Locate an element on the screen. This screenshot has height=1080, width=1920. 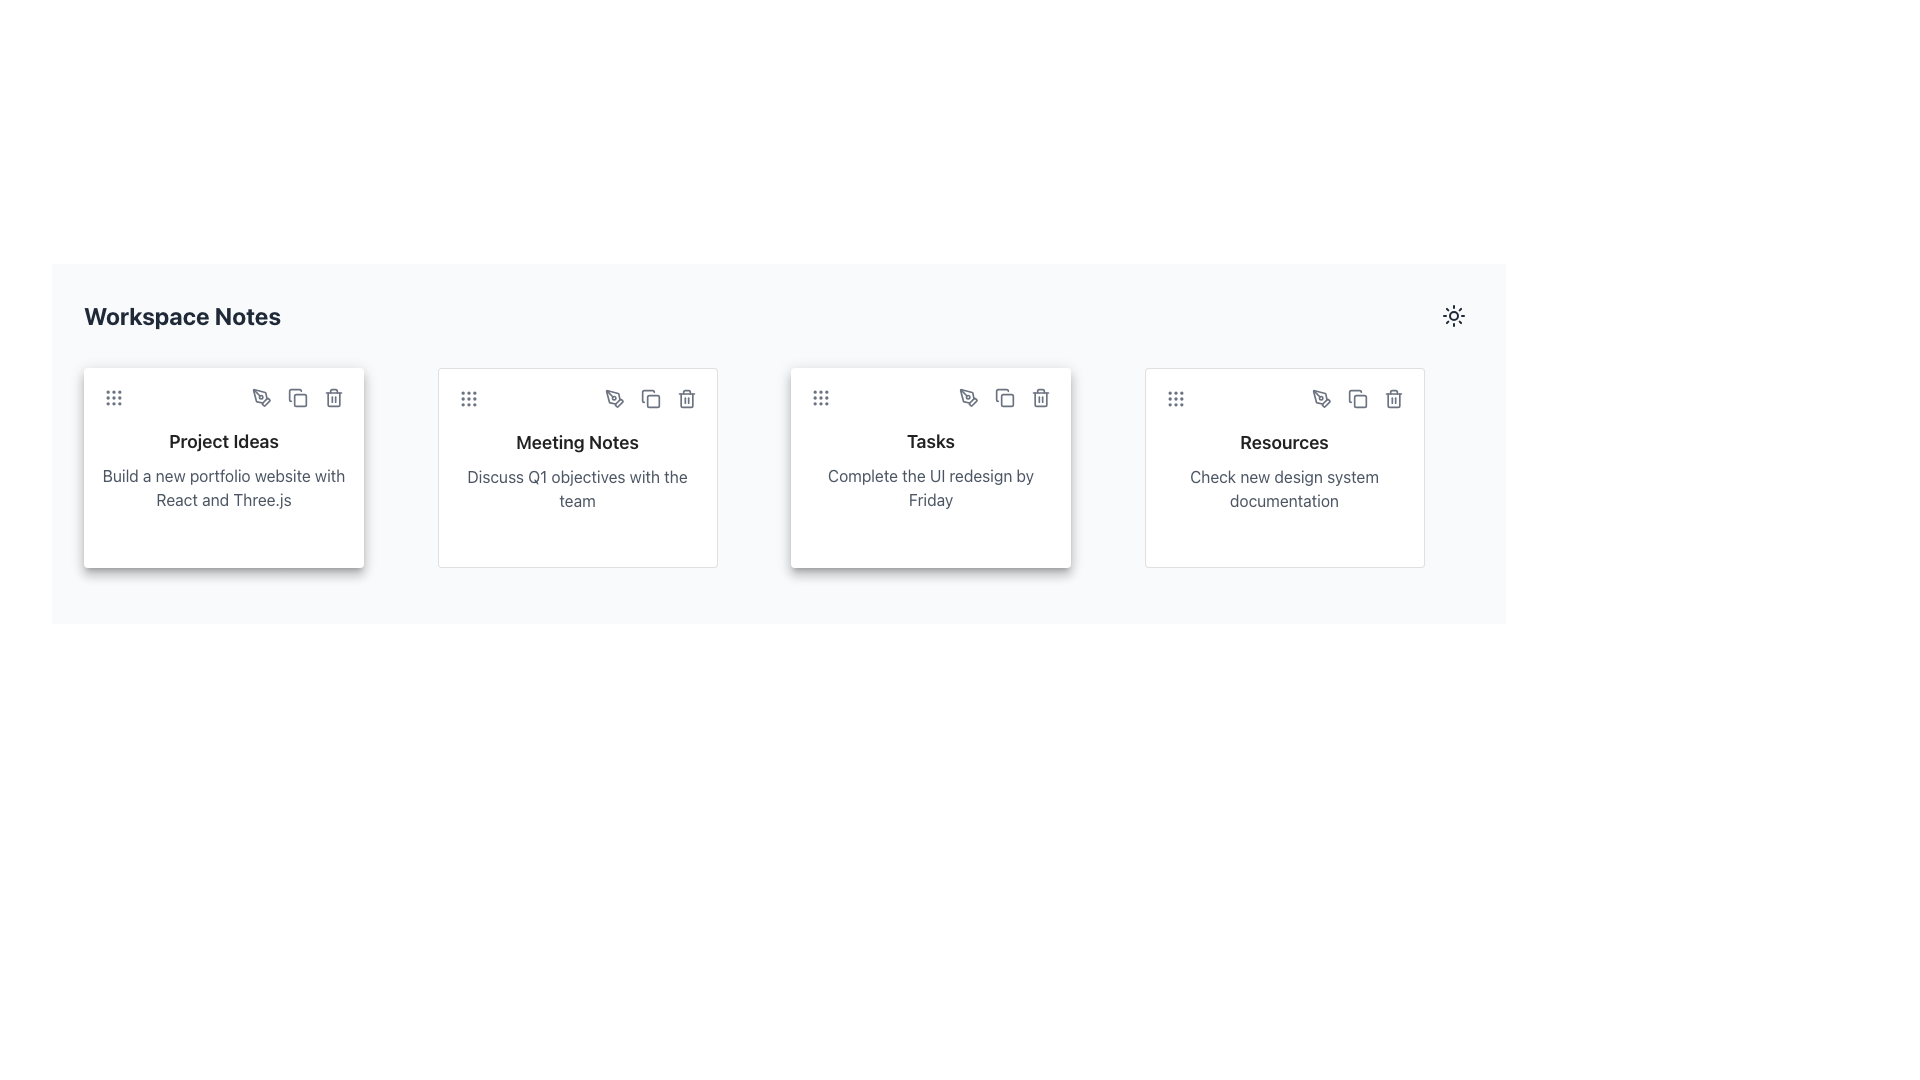
the copy button located on the top-right side of the 'Tasks' card, which is the second icon in a row of three icons is located at coordinates (1004, 397).